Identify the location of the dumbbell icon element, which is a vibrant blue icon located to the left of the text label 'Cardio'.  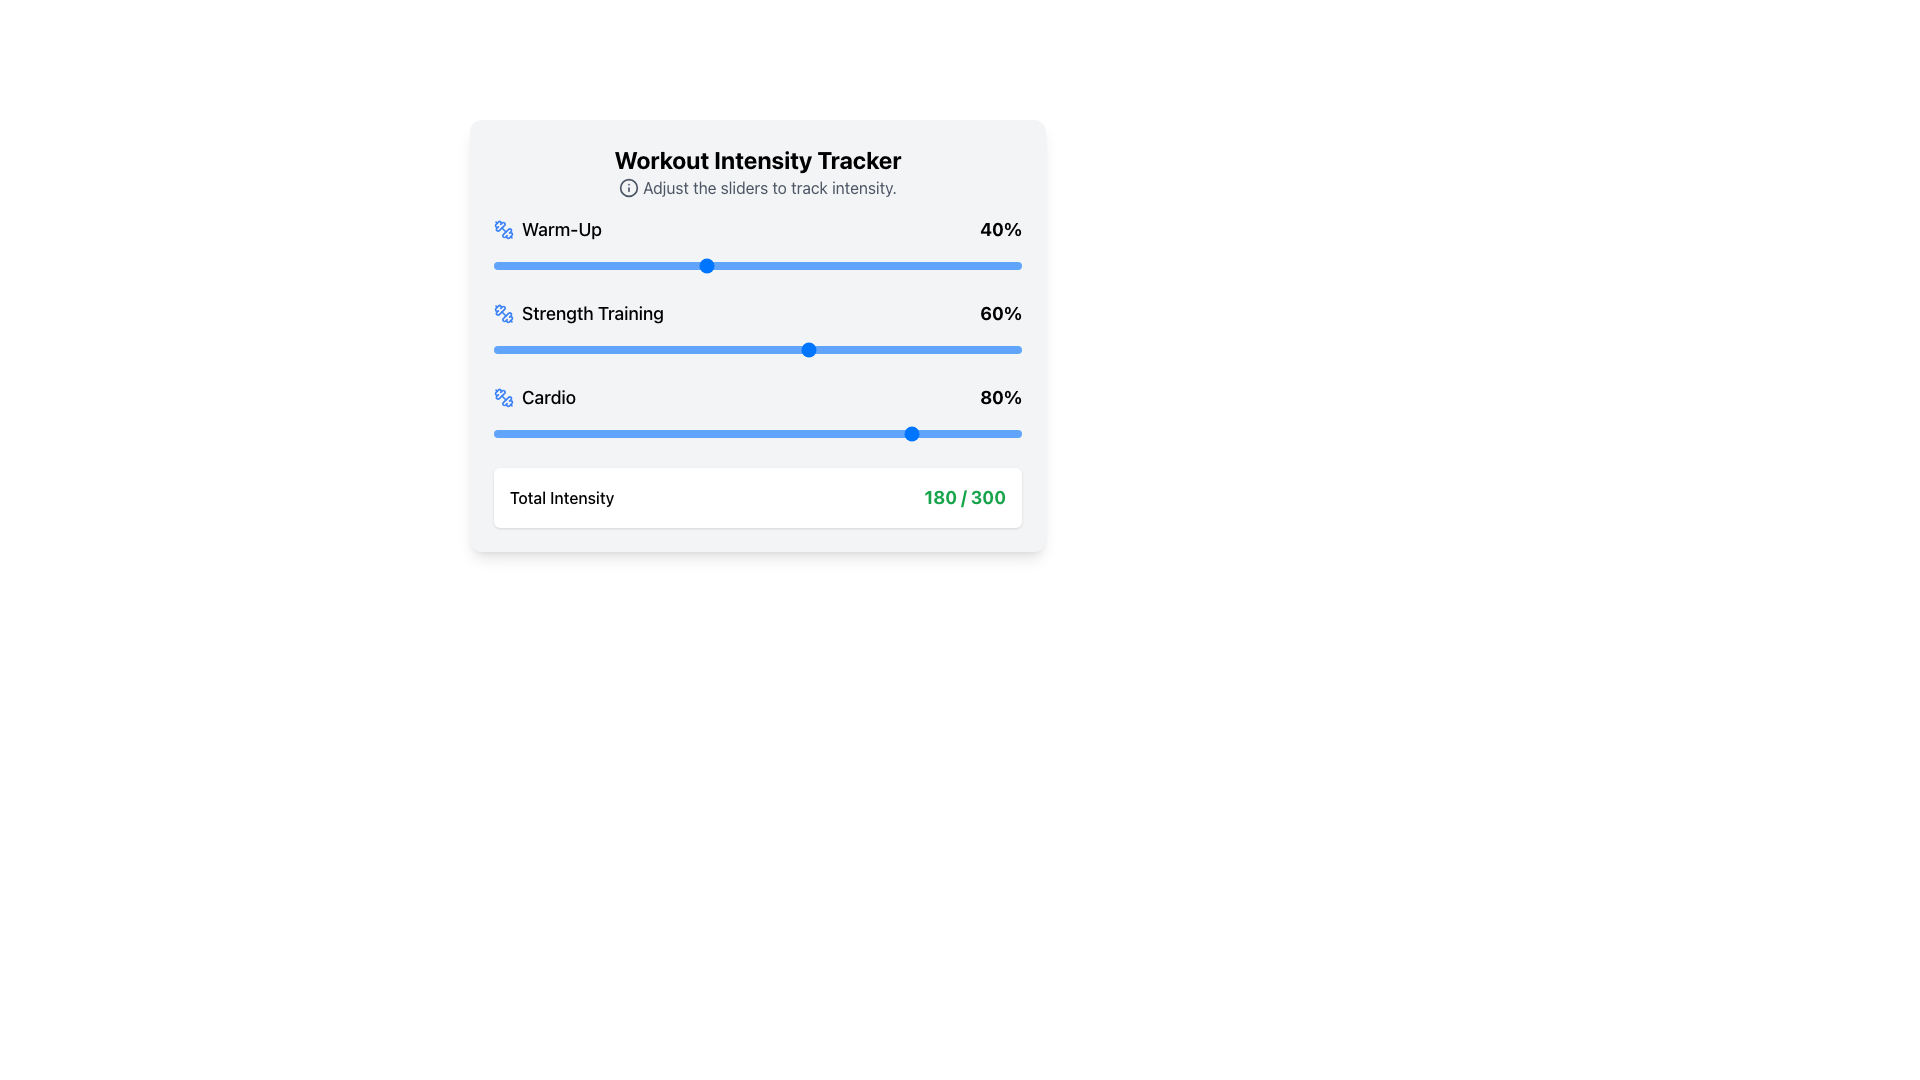
(504, 397).